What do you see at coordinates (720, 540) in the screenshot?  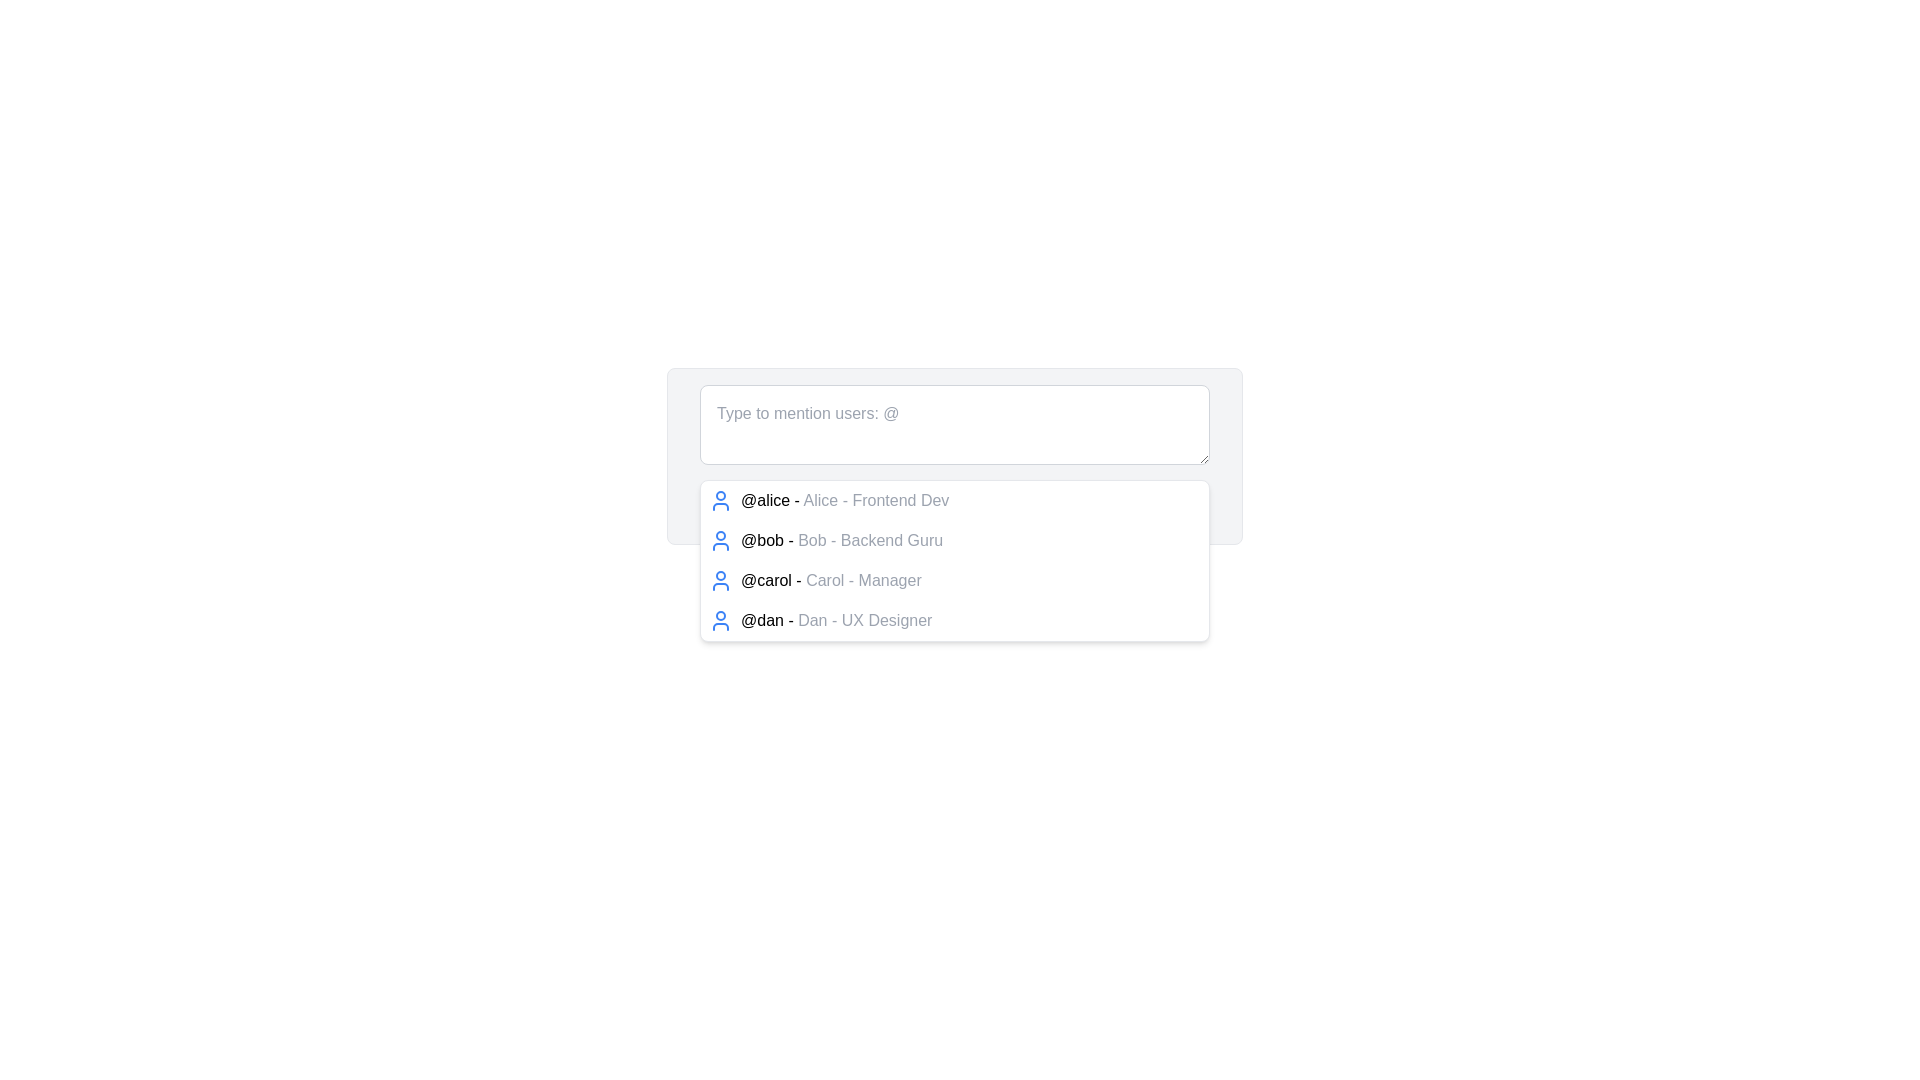 I see `the Profile icon (SVG image) which is the leftmost component of the list item labeled '@bob - Bob - Backend Guru', positioned immediately to the left of the user details` at bounding box center [720, 540].